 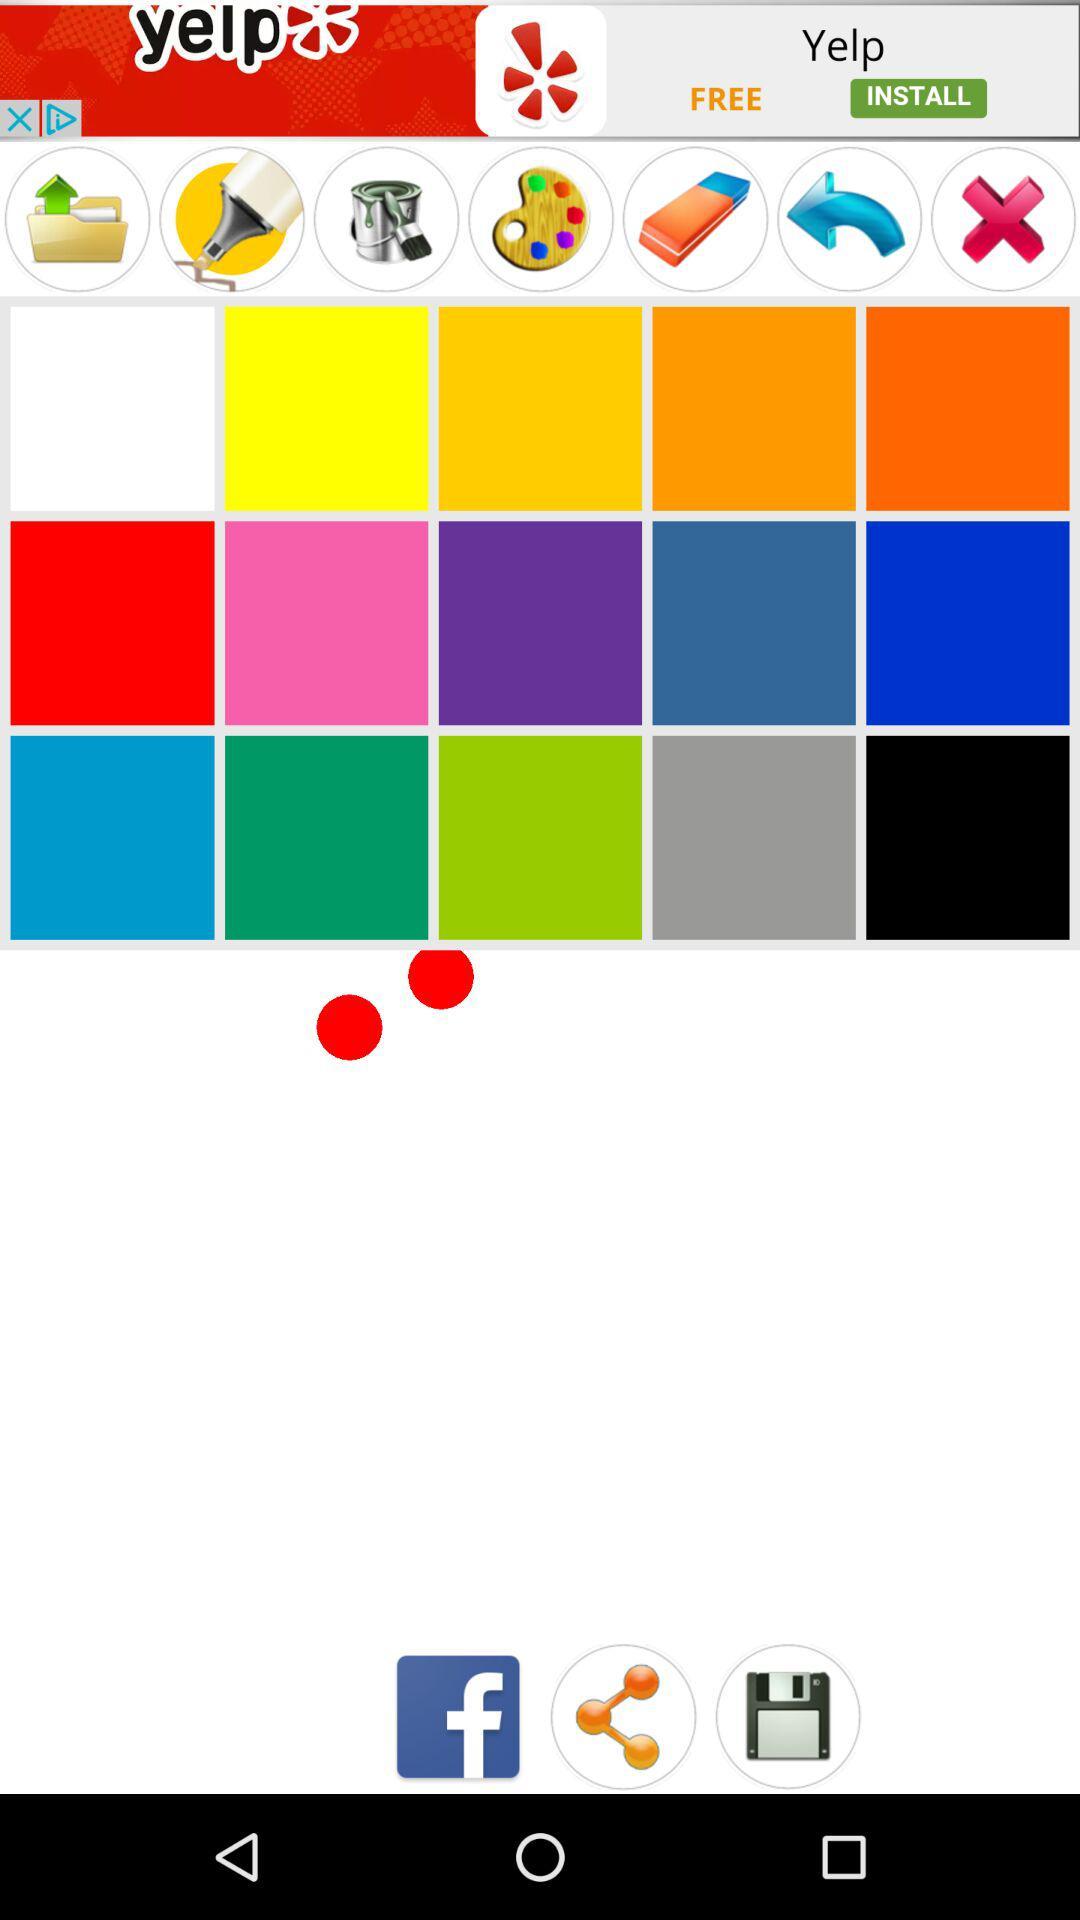 What do you see at coordinates (622, 1715) in the screenshot?
I see `share button` at bounding box center [622, 1715].